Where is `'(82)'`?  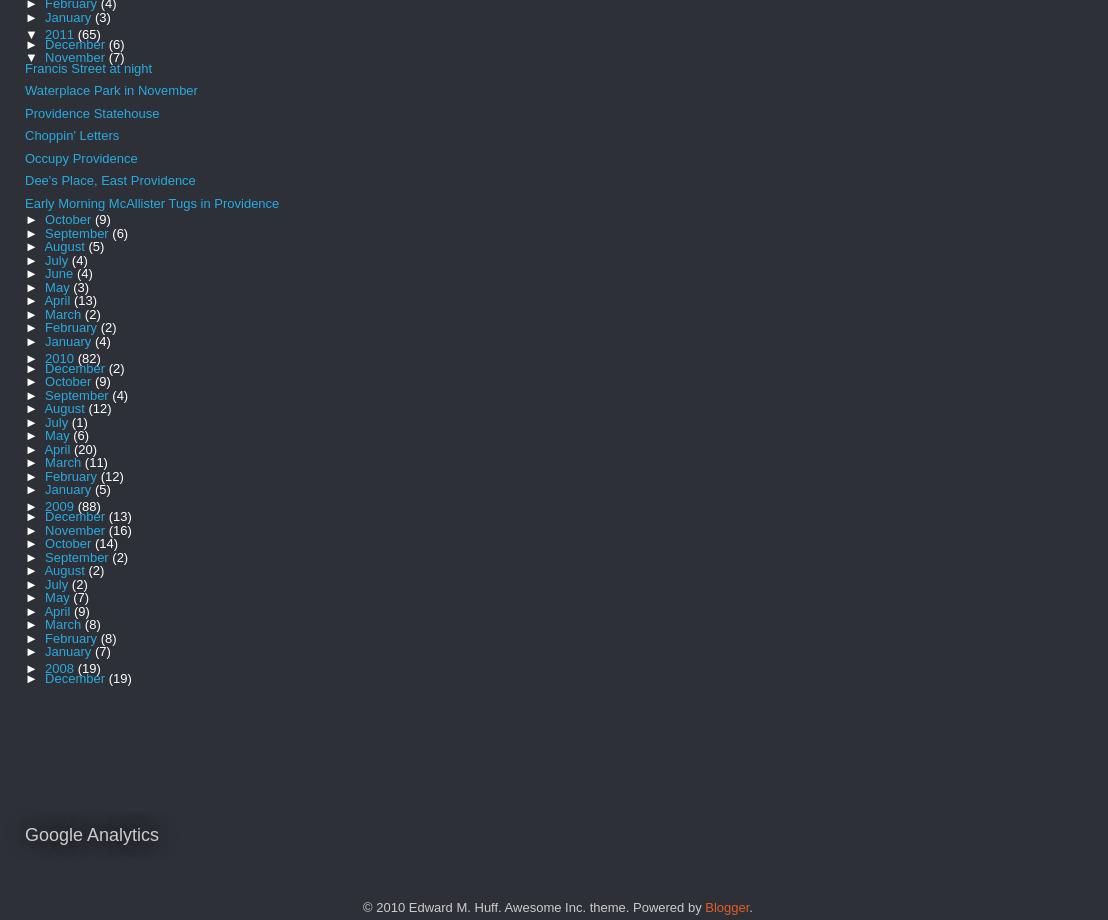
'(82)' is located at coordinates (87, 356).